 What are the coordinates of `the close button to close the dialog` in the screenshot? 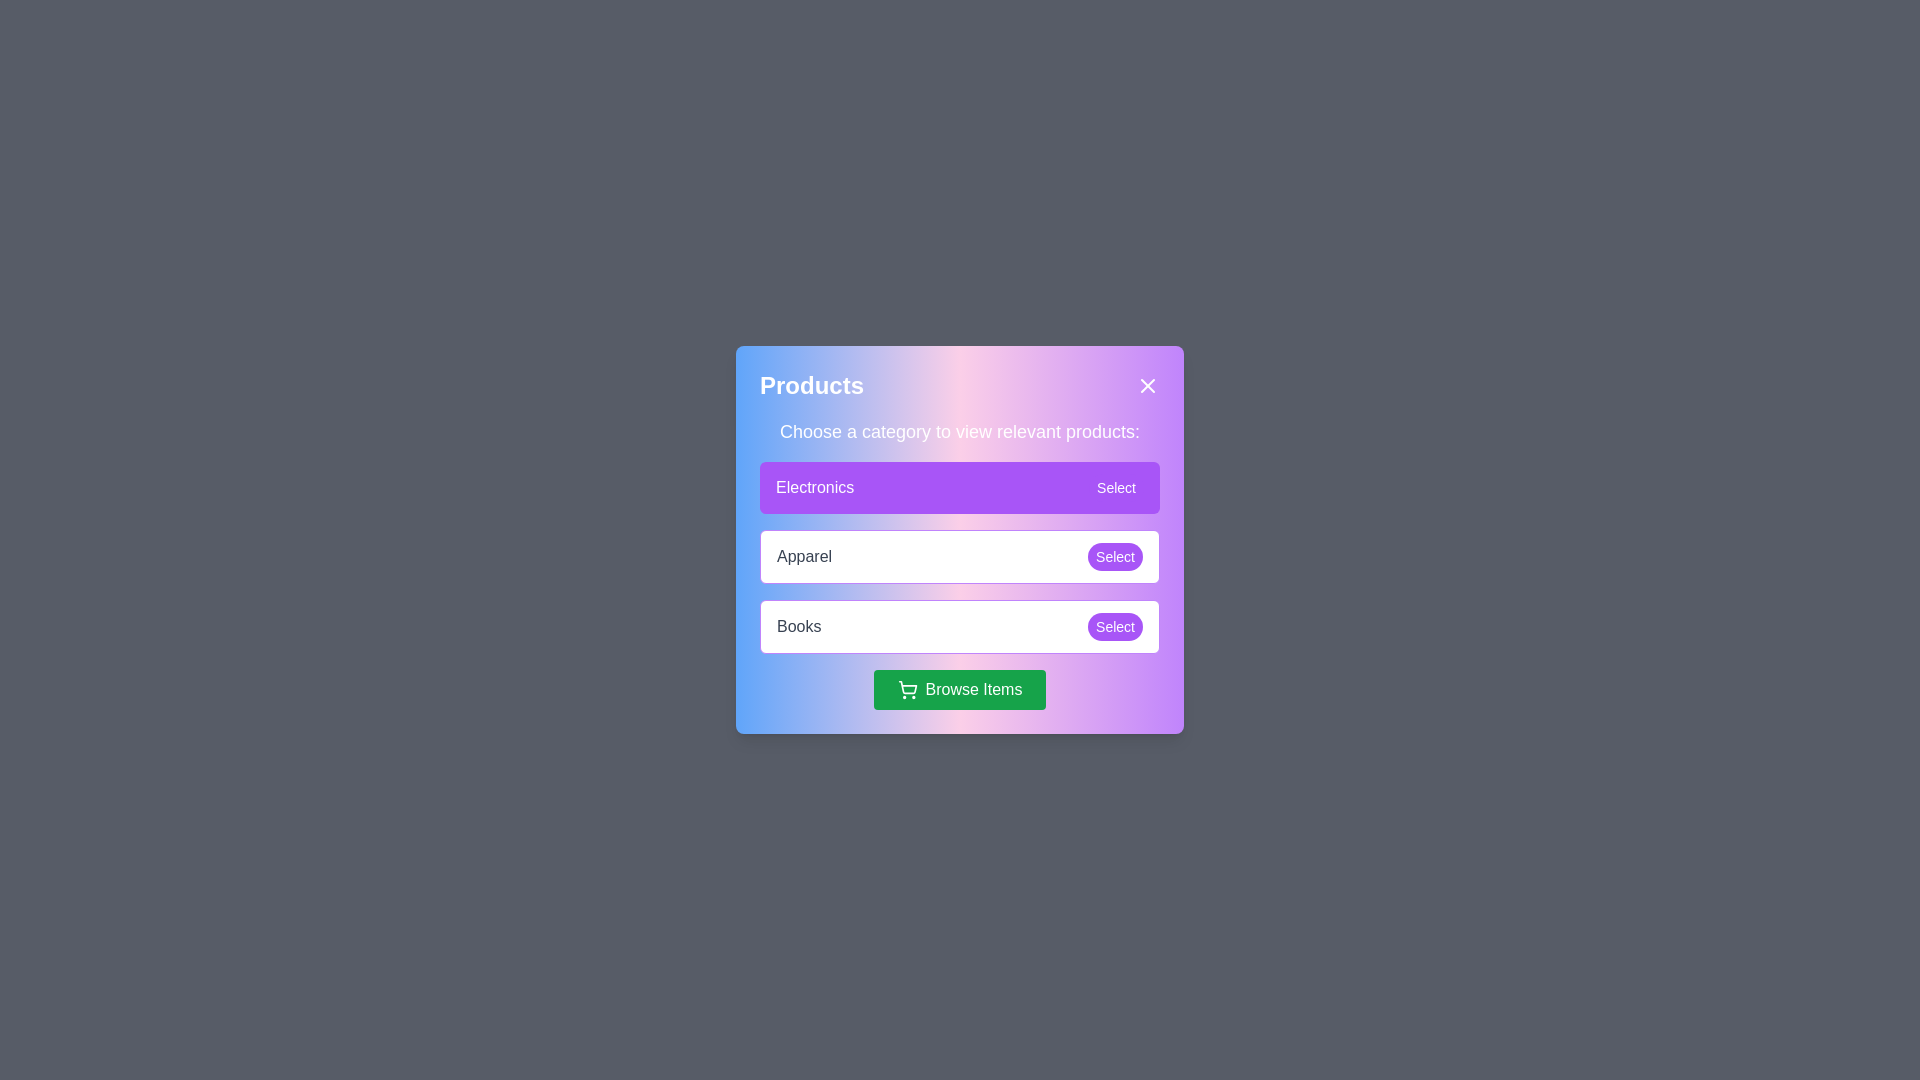 It's located at (1147, 385).